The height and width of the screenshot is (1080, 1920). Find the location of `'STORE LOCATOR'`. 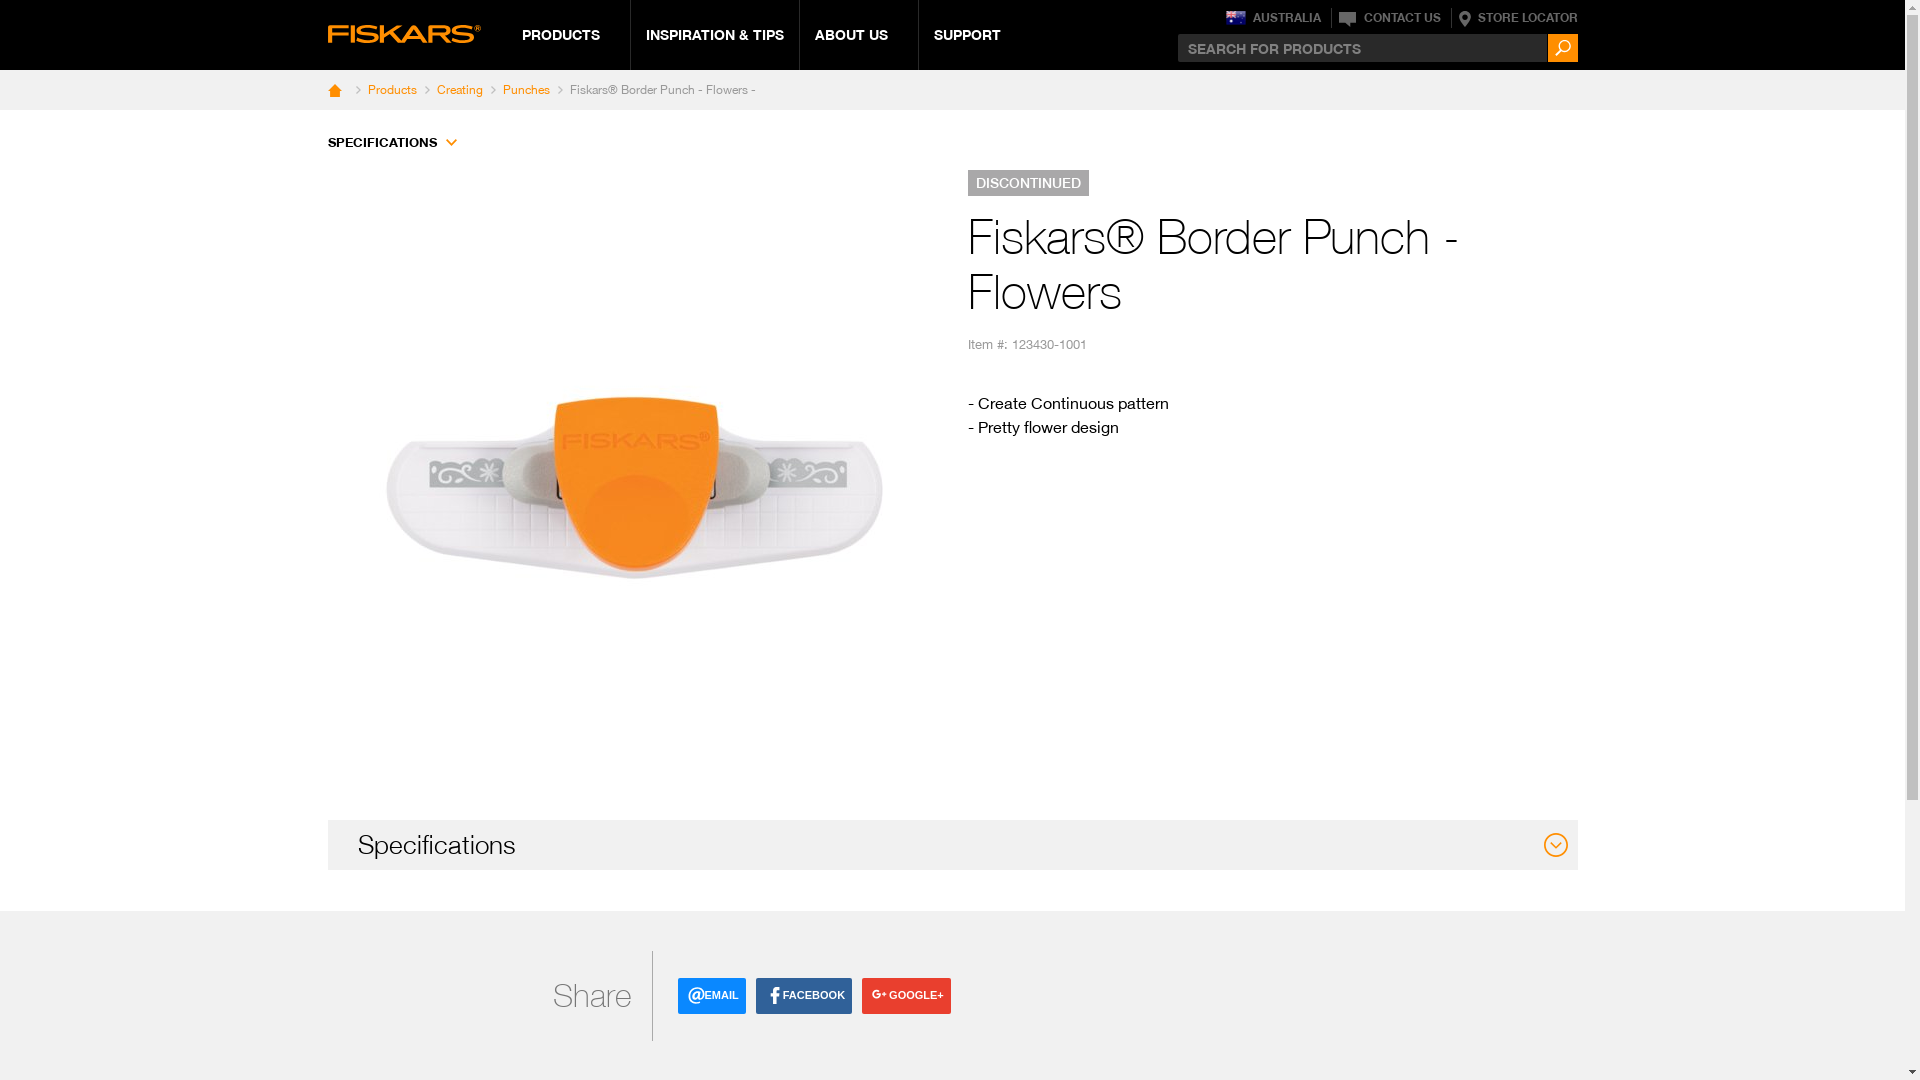

'STORE LOCATOR' is located at coordinates (1516, 18).